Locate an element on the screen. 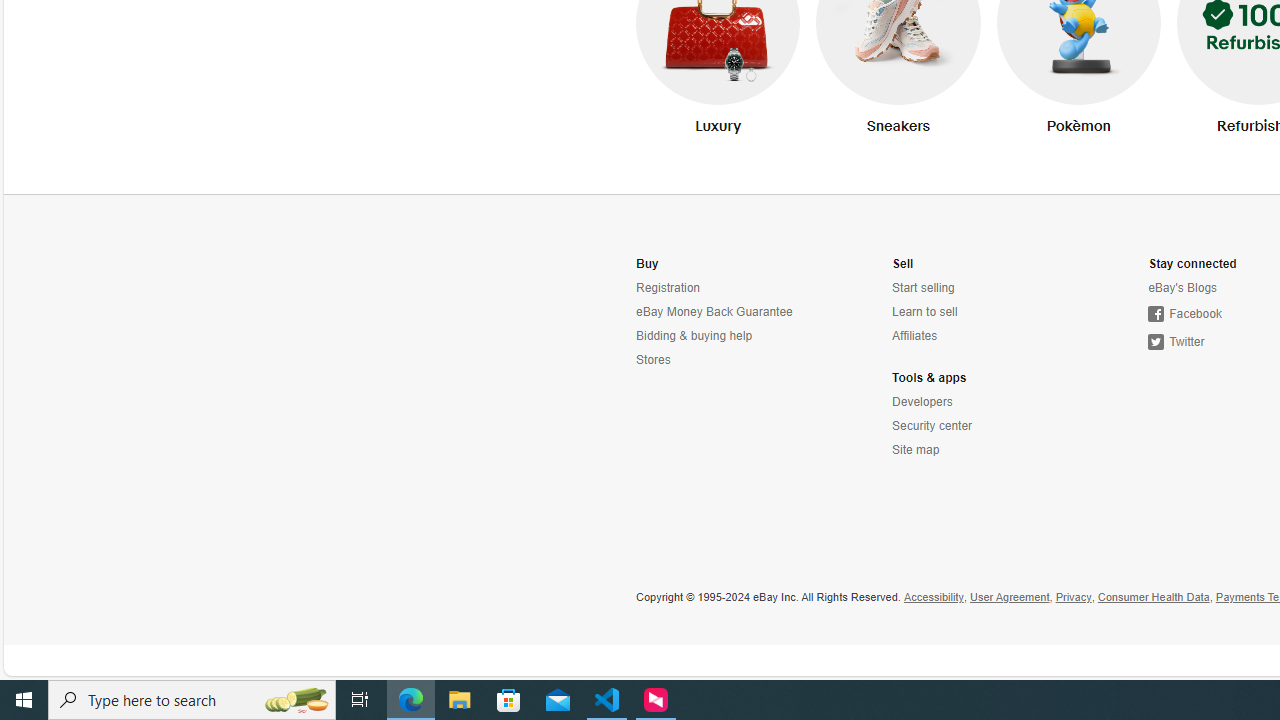 The width and height of the screenshot is (1280, 720). 'Affiliates' is located at coordinates (914, 335).